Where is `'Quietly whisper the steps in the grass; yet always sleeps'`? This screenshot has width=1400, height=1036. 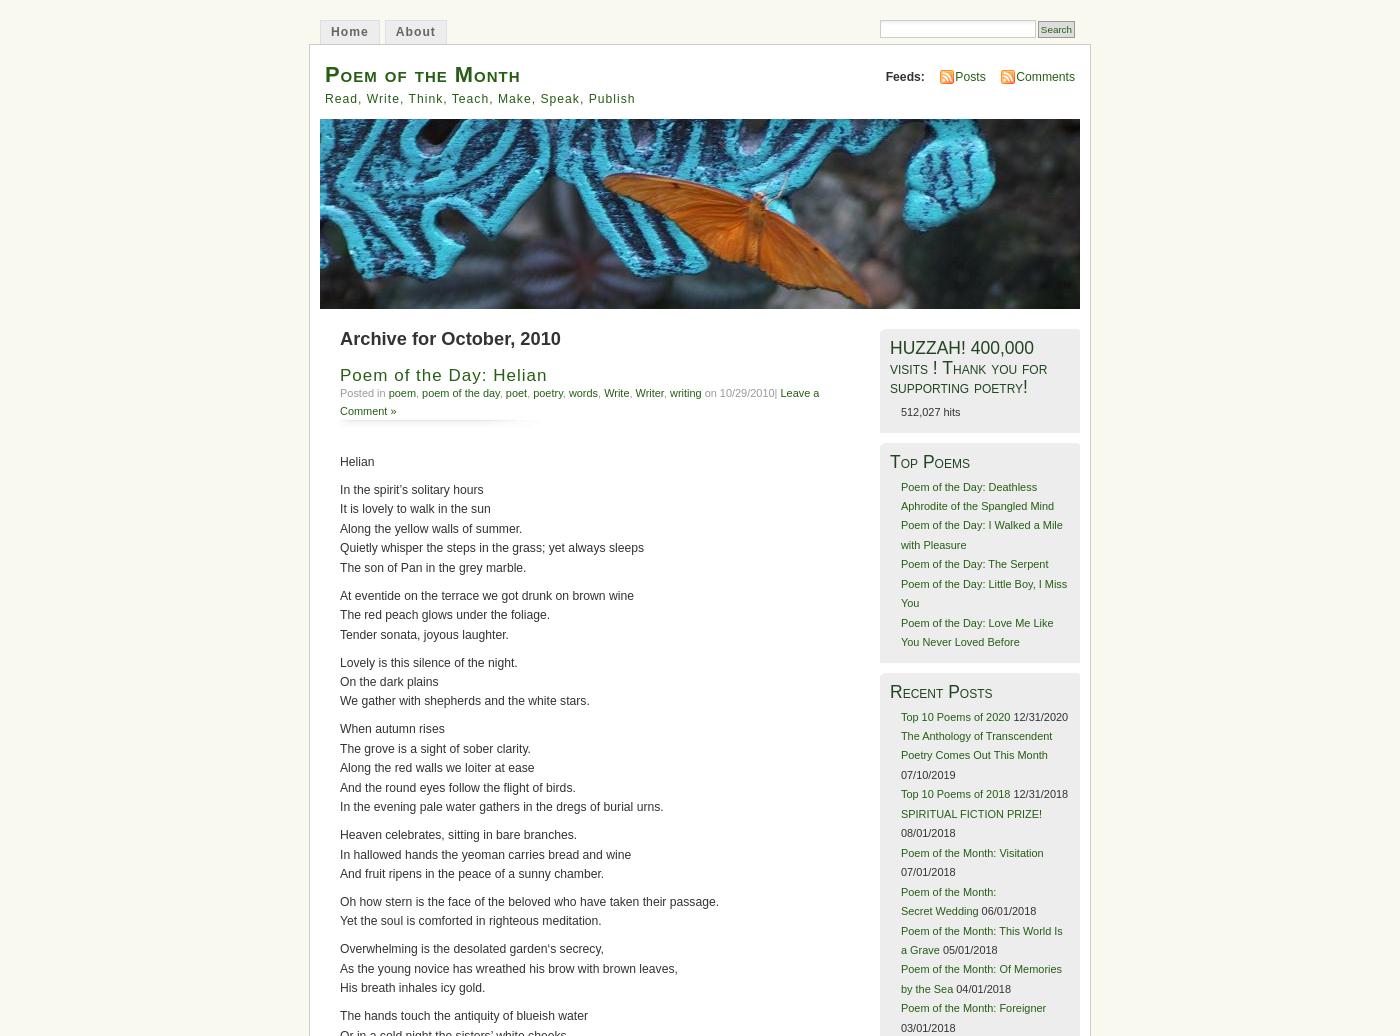
'Quietly whisper the steps in the grass; yet always sleeps' is located at coordinates (491, 548).